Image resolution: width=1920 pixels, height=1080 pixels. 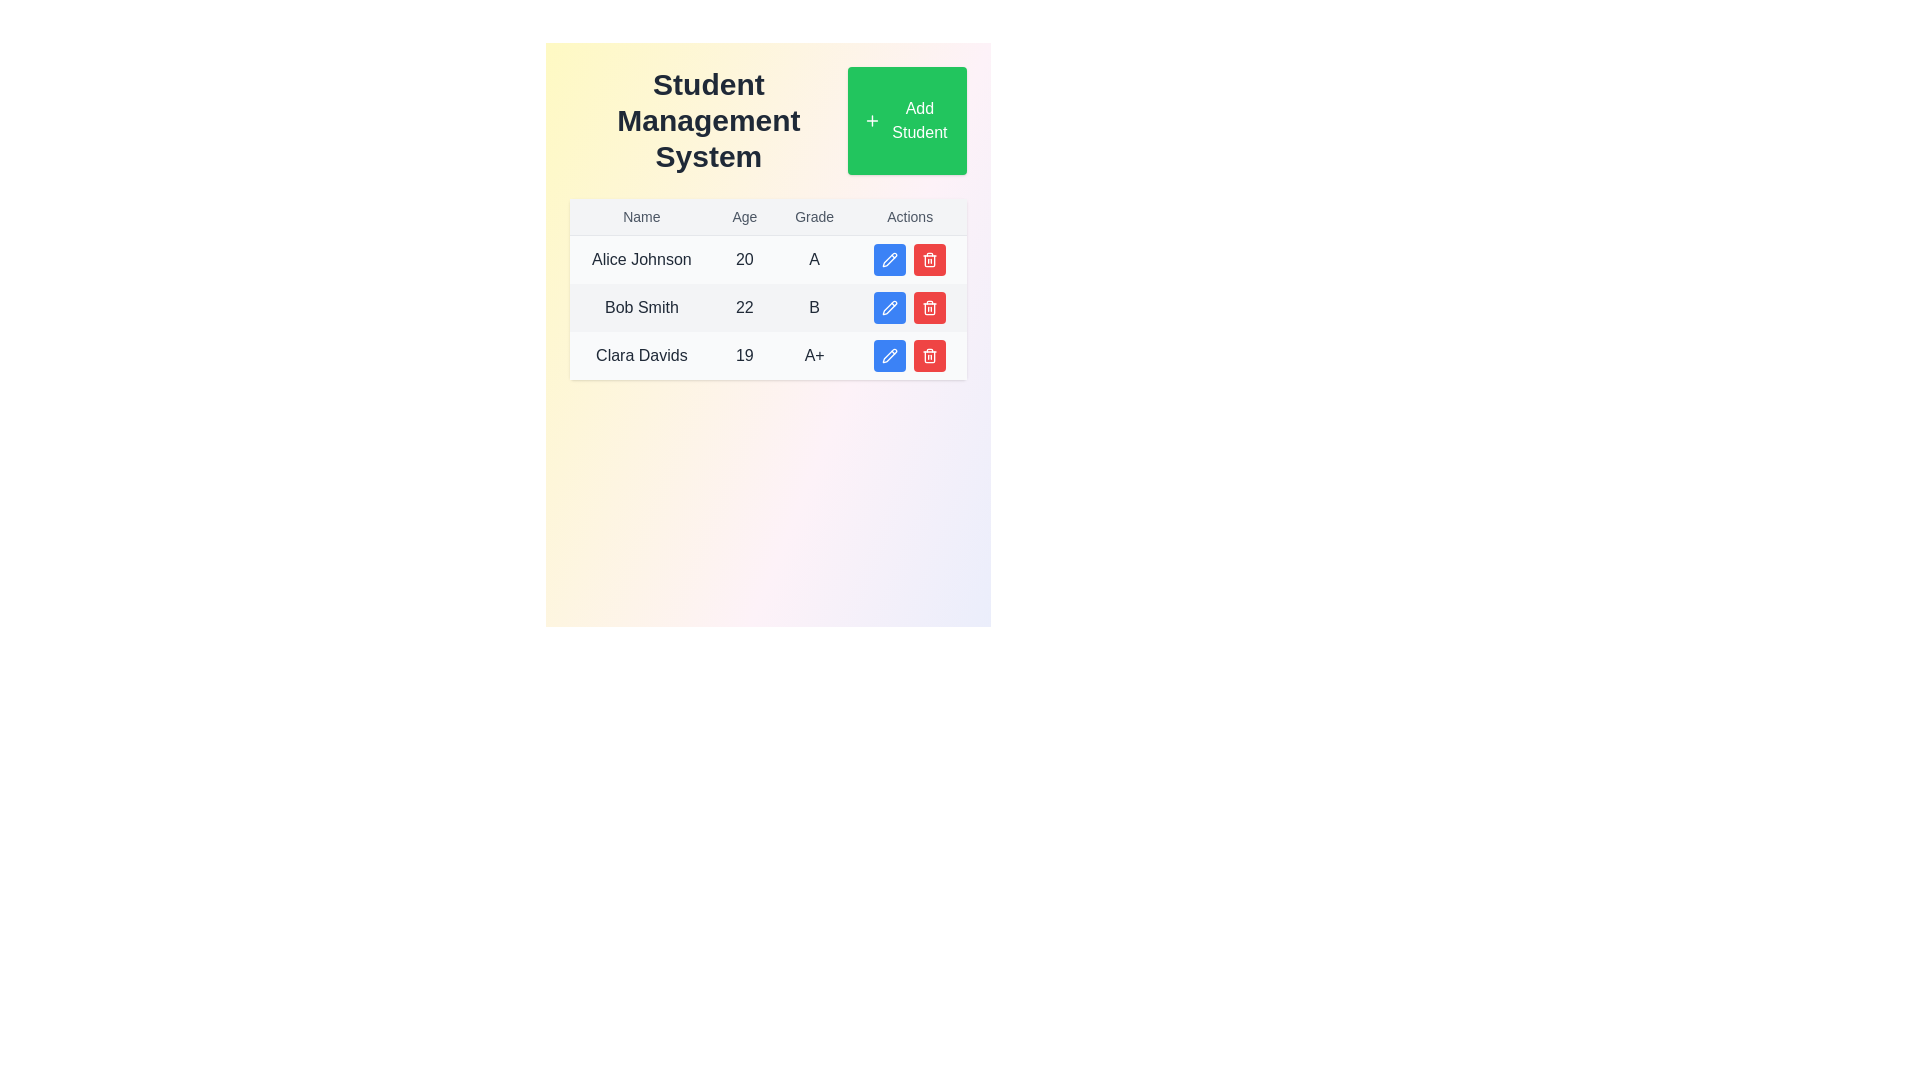 I want to click on the delete icon located in the 'Actions' column of the row for 'Clara Davids', so click(x=929, y=260).